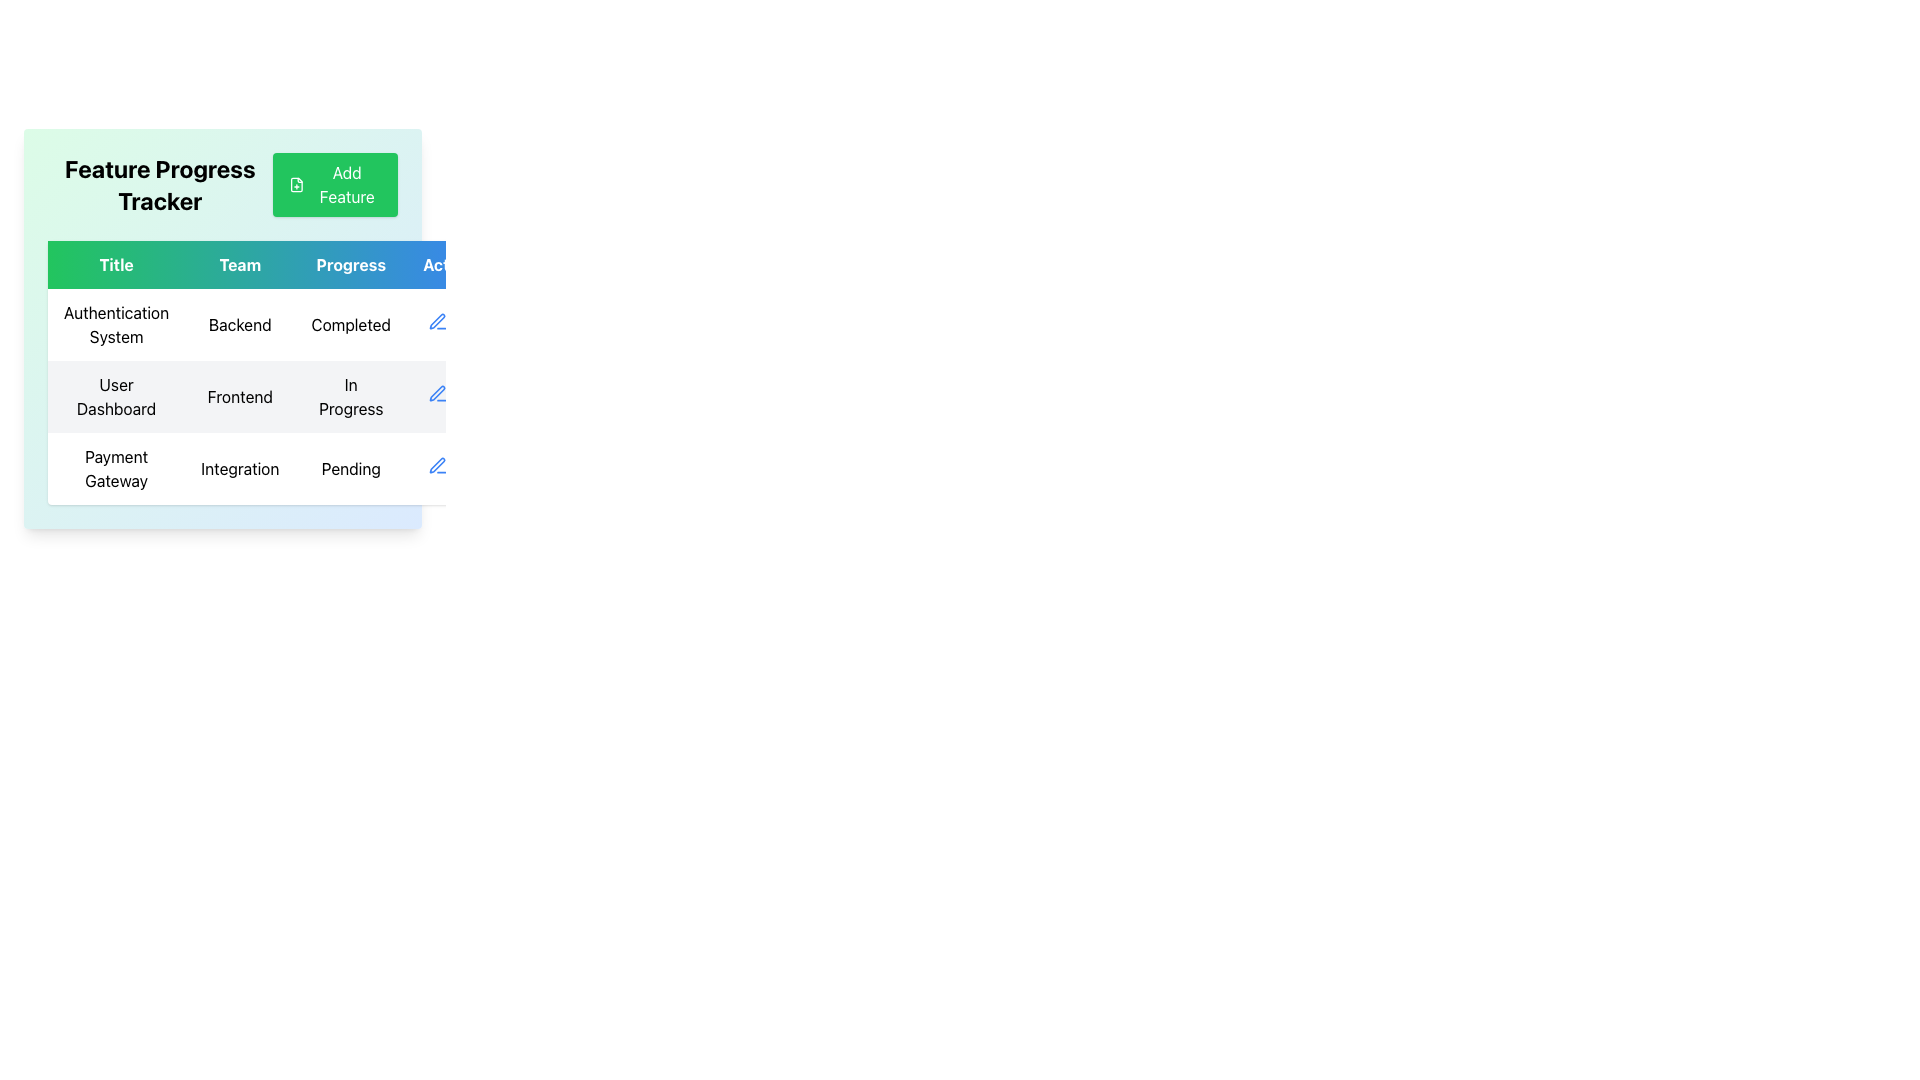 Image resolution: width=1920 pixels, height=1080 pixels. I want to click on the text label indicating the current status of the corresponding feature or task marked as 'Completed', located in the rightmost position of the 'Progress' column in the 'Authentication System' row of the table, so click(351, 323).